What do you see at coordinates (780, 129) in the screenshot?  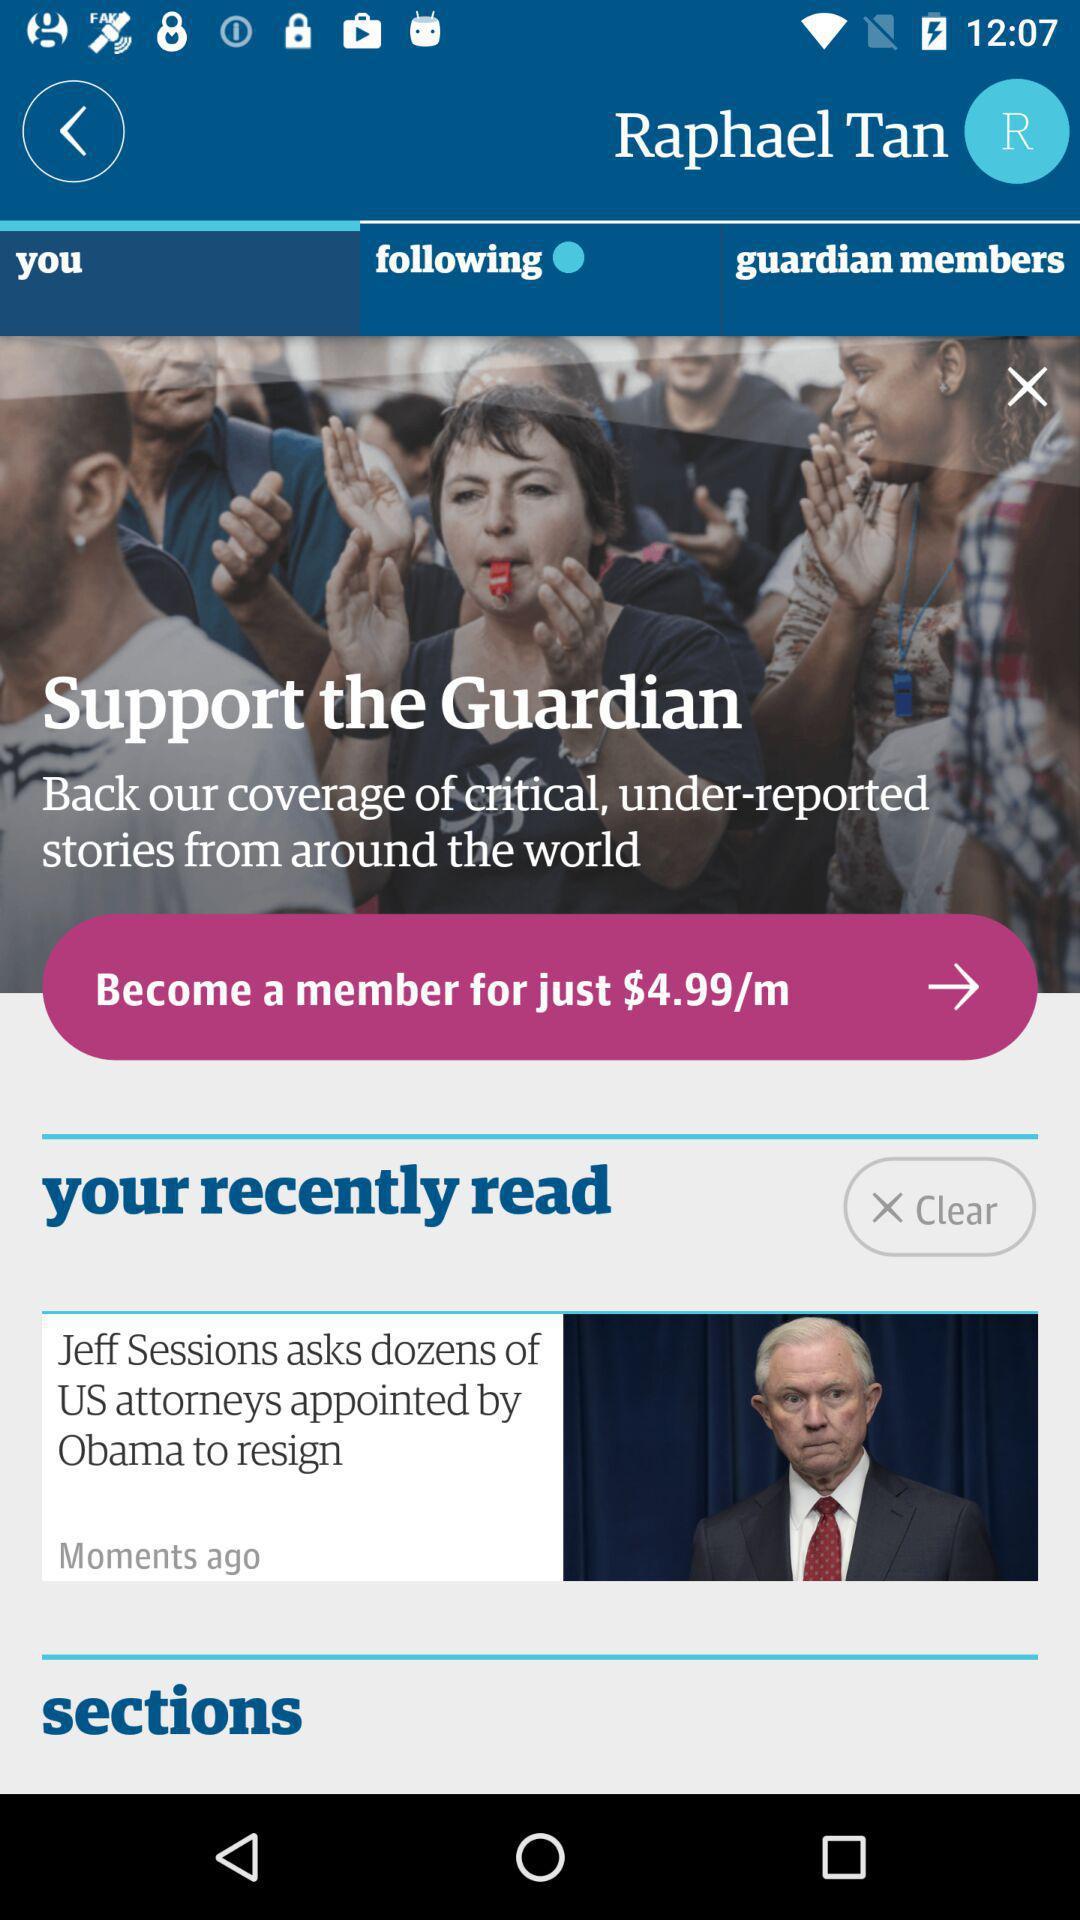 I see `raphael tan` at bounding box center [780, 129].